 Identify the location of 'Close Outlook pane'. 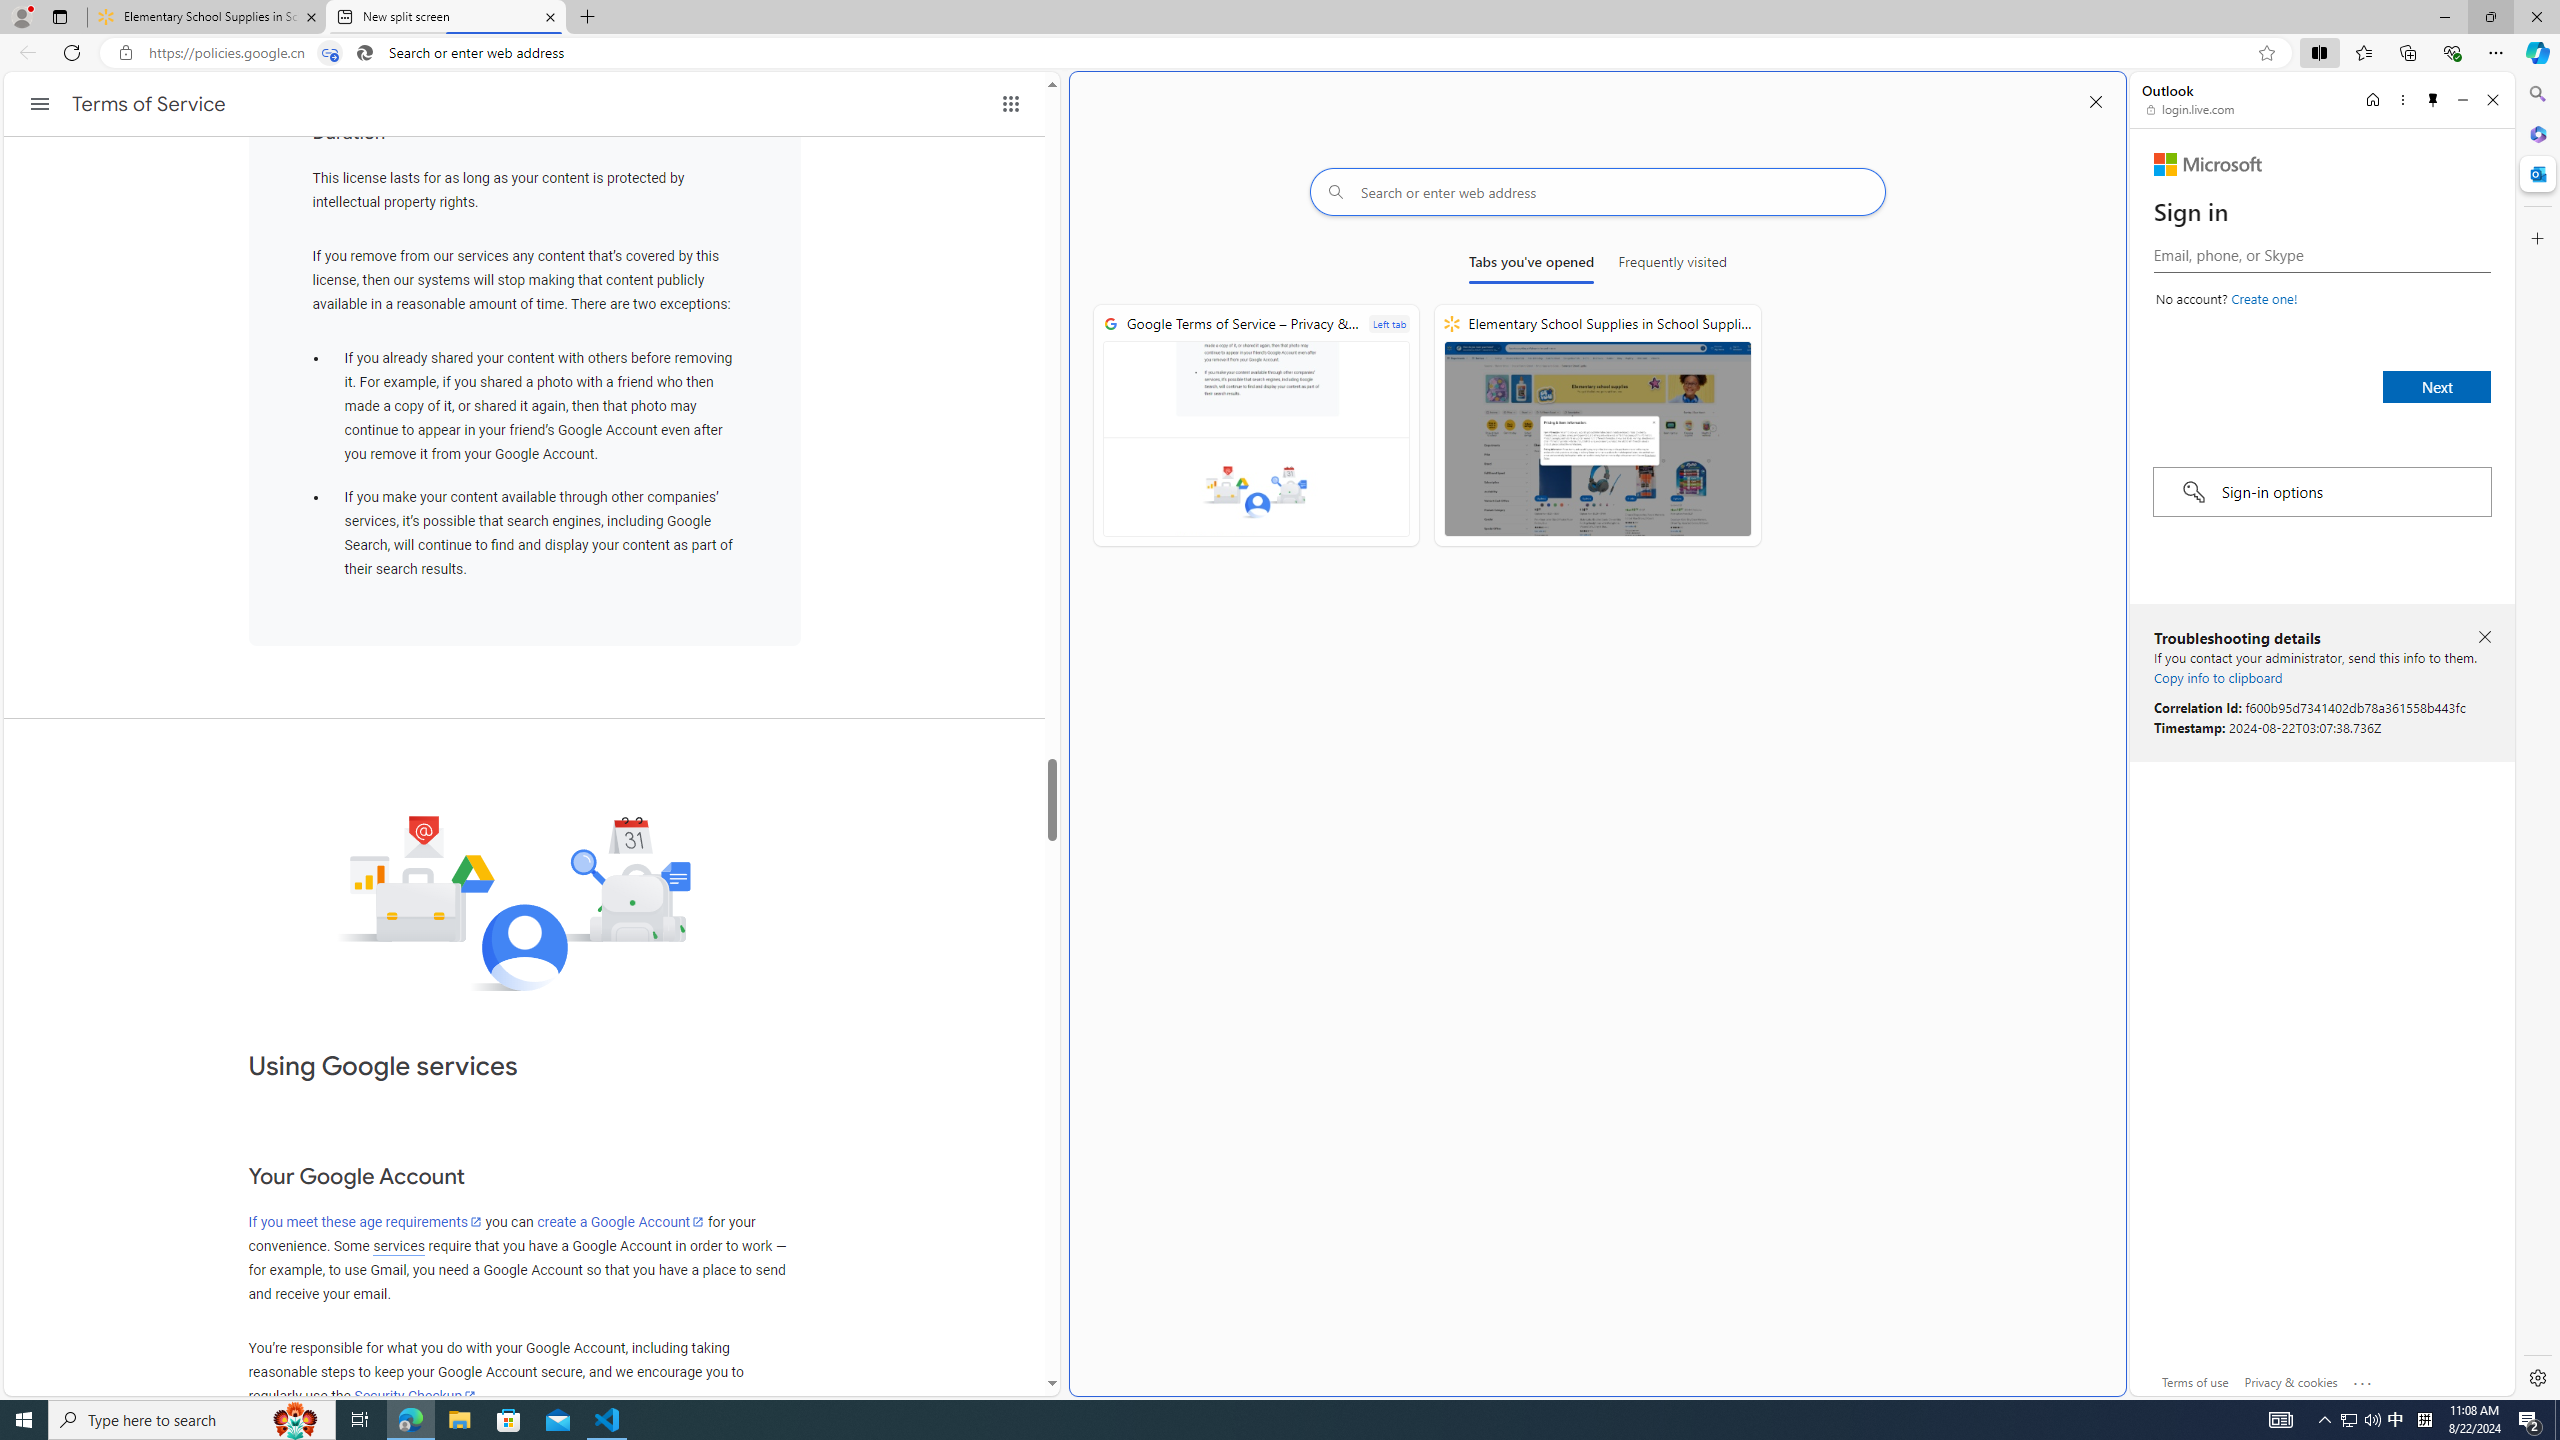
(2535, 172).